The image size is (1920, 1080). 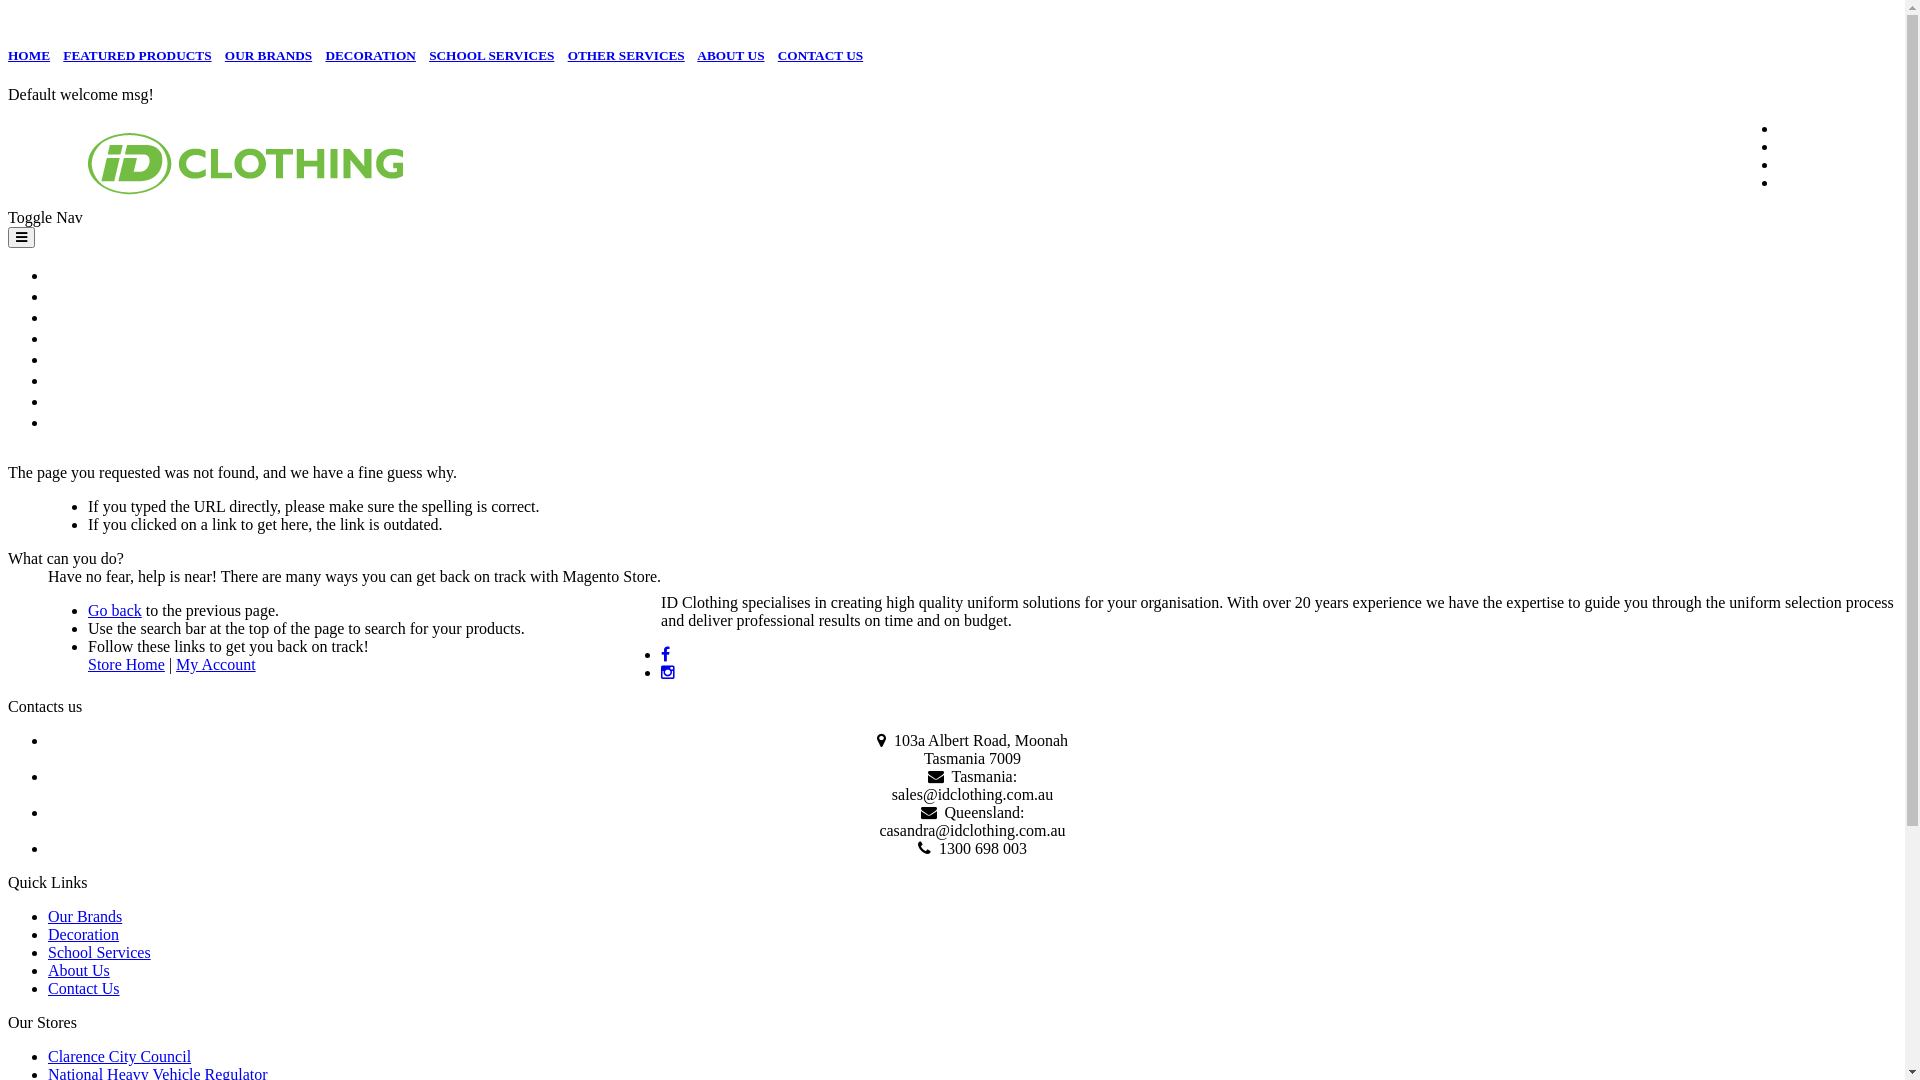 What do you see at coordinates (267, 54) in the screenshot?
I see `'OUR BRANDS'` at bounding box center [267, 54].